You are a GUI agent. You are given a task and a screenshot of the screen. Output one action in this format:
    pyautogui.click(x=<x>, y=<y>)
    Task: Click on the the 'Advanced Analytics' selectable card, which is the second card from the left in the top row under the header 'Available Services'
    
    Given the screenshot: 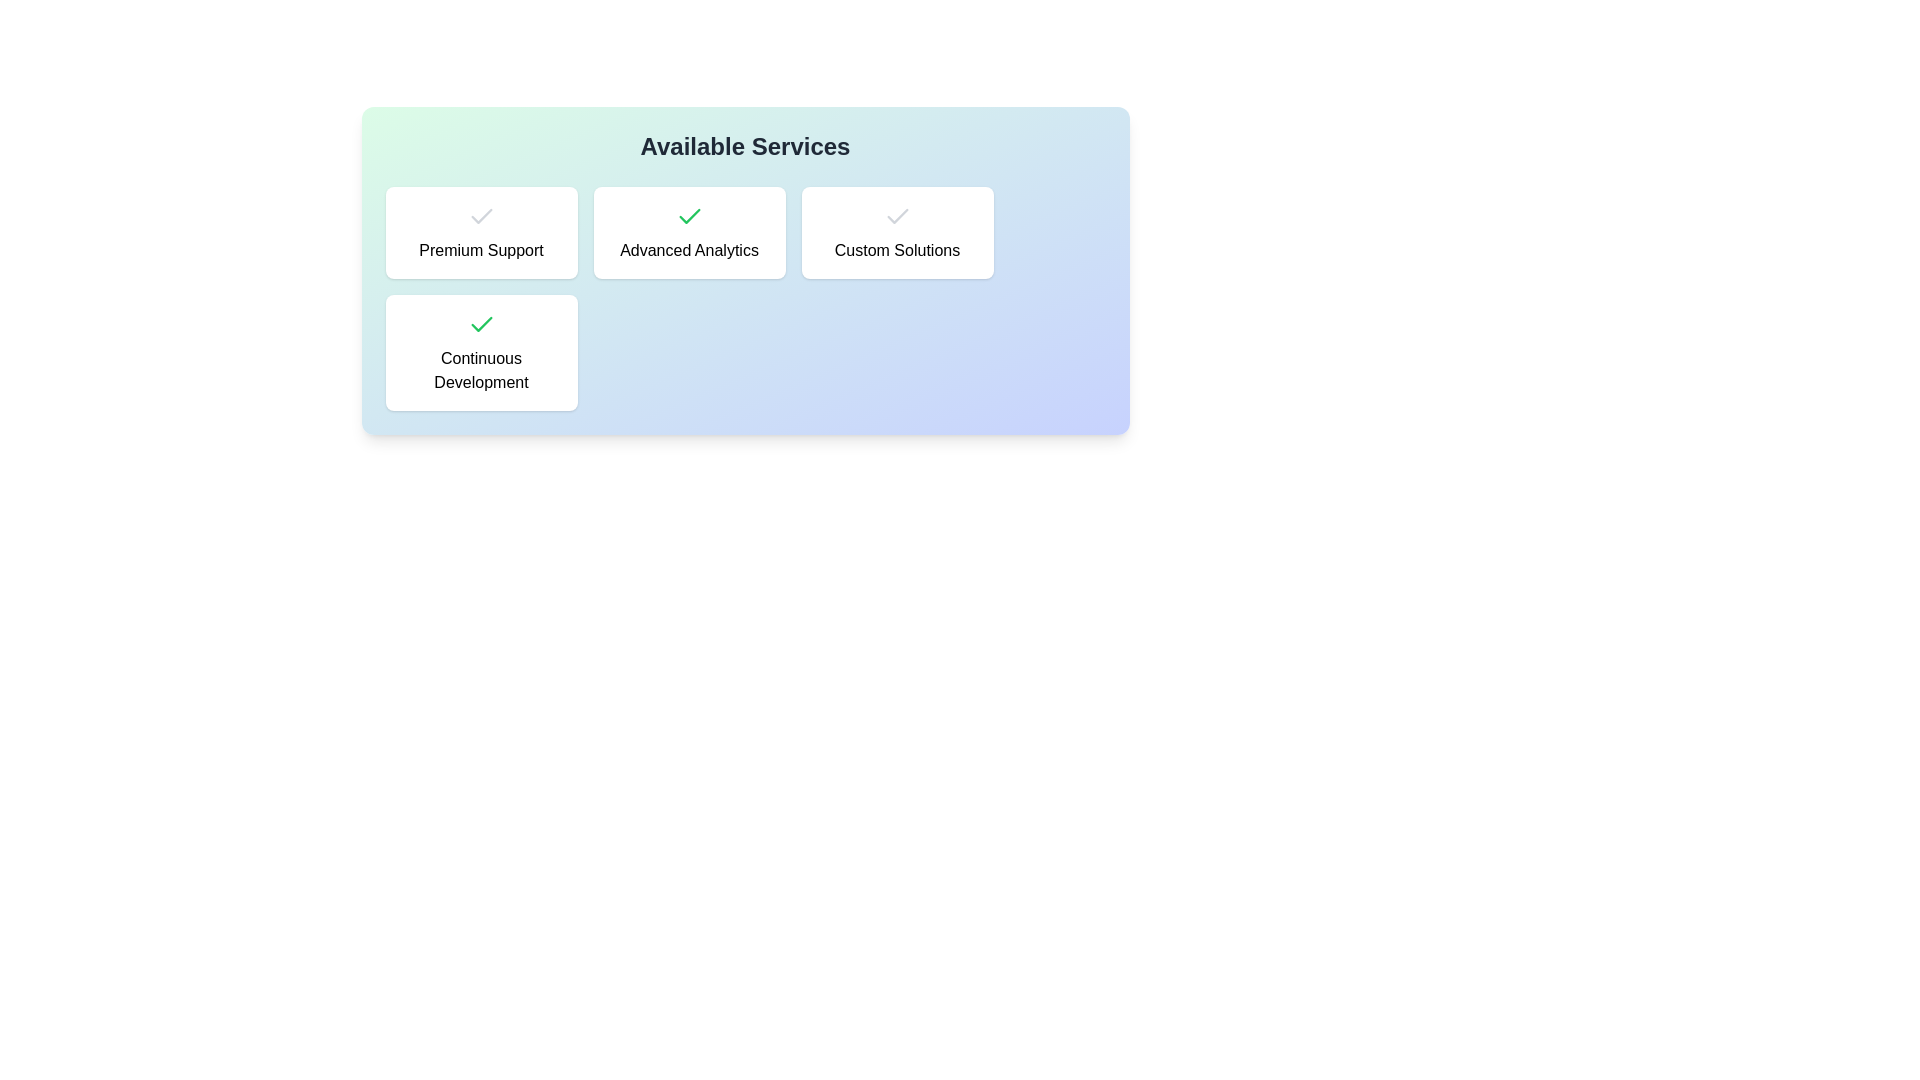 What is the action you would take?
    pyautogui.click(x=744, y=270)
    